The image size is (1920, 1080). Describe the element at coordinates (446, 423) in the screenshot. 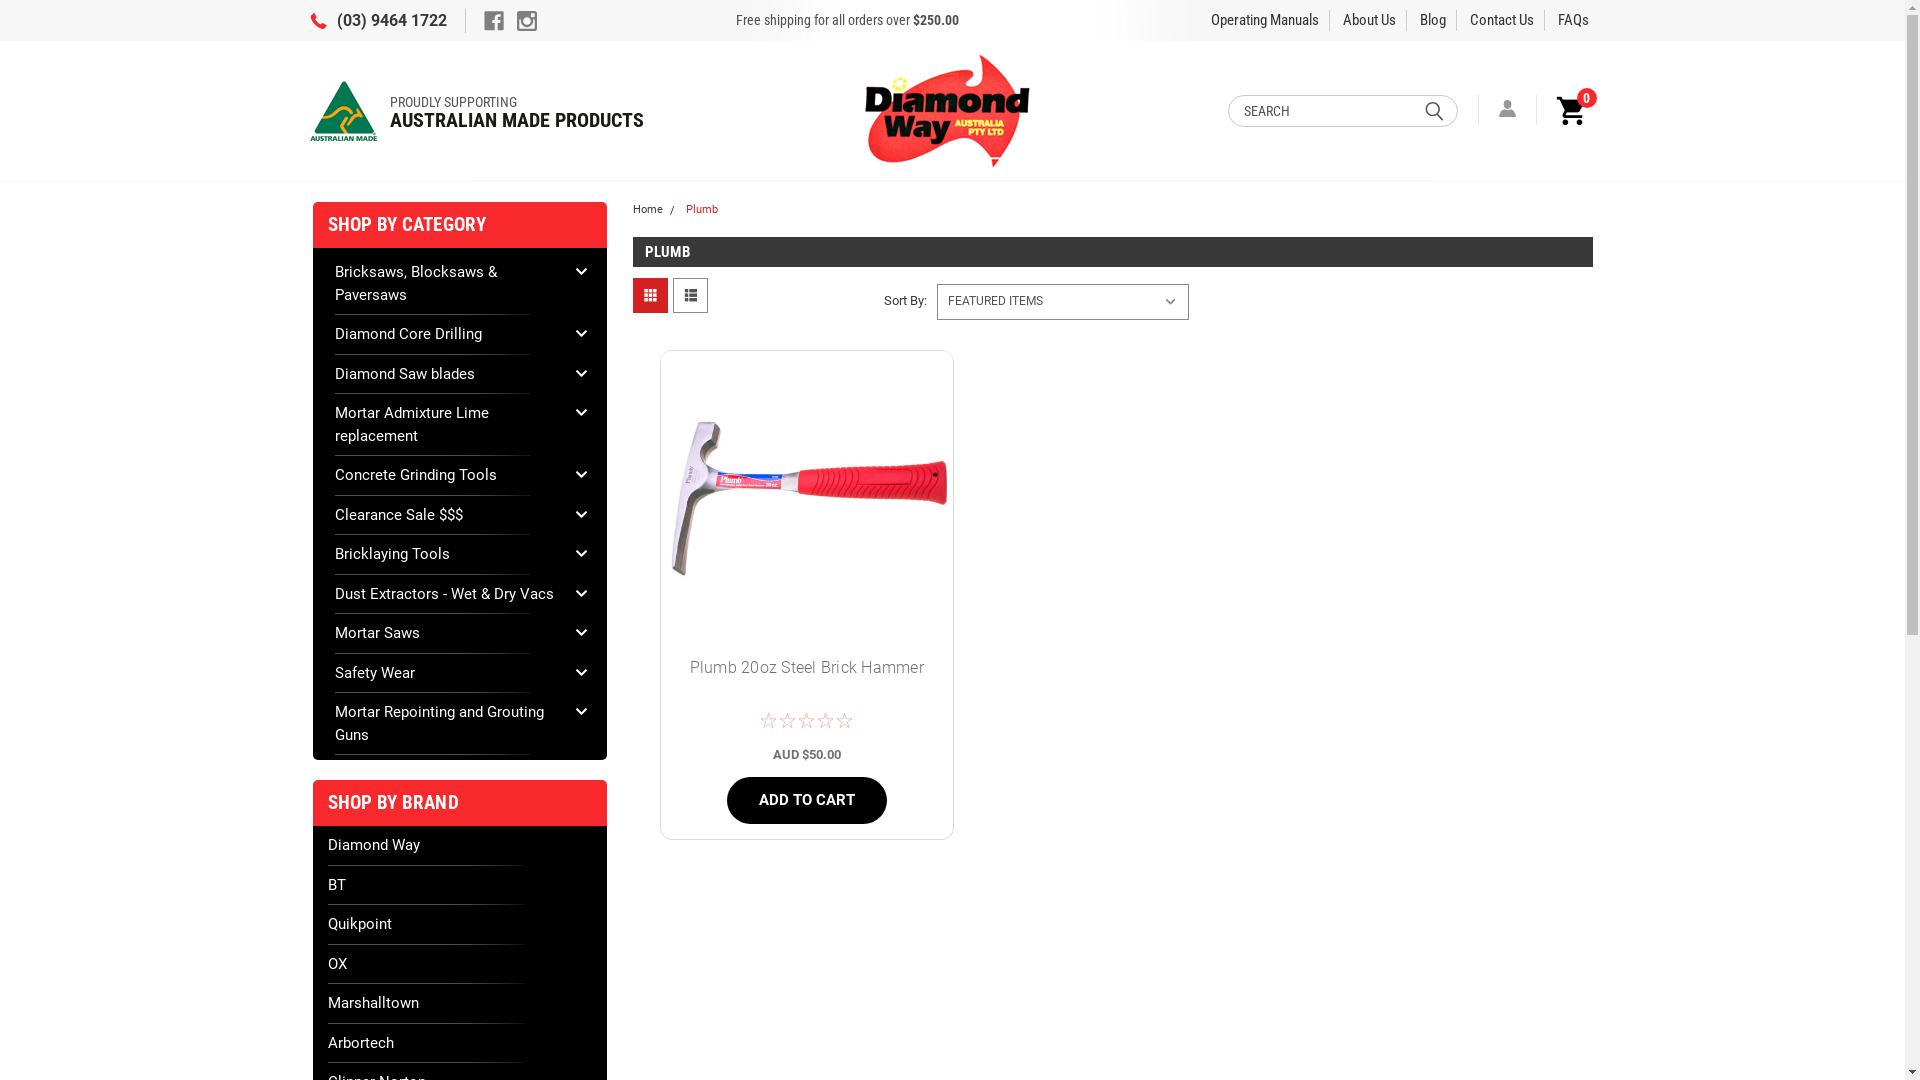

I see `'Mortar Admixture Lime replacement'` at that location.